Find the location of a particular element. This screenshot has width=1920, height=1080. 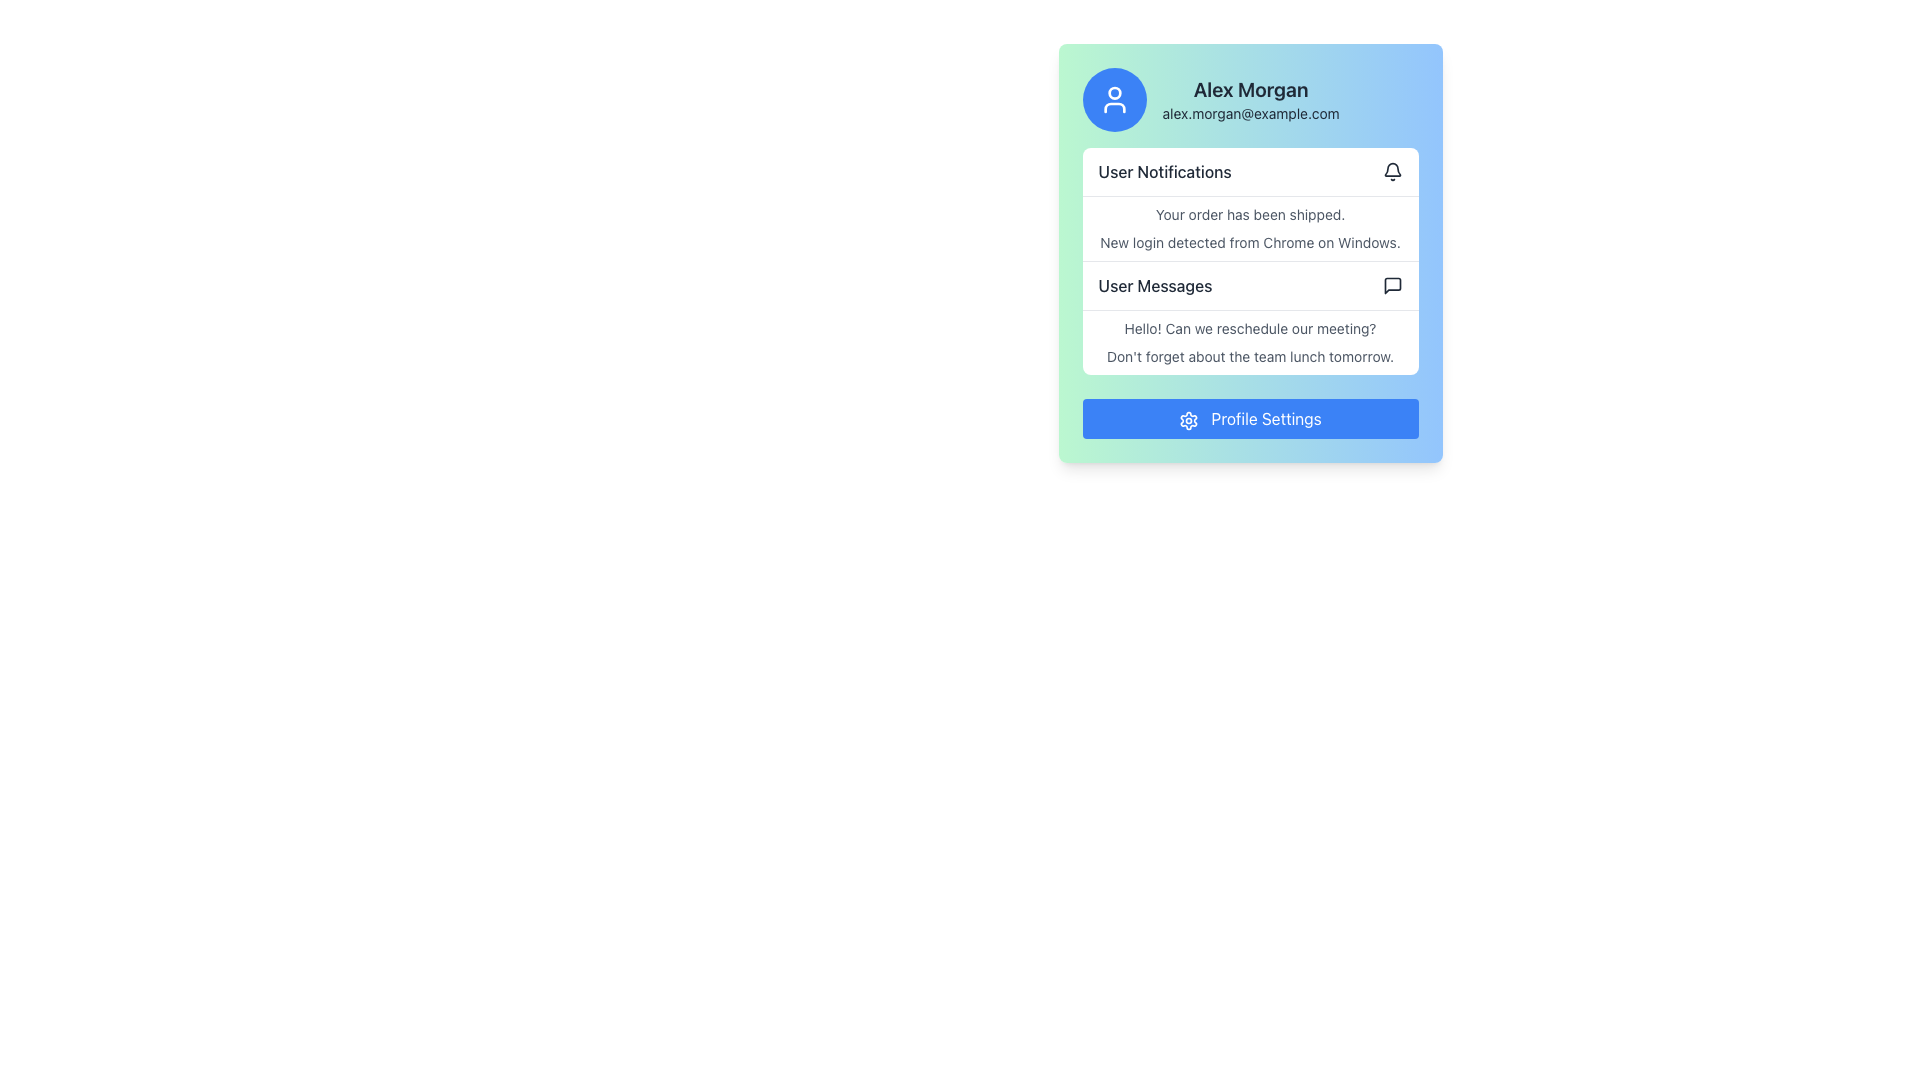

the static text field containing the messages 'Hello! Can we reschedule our meeting?' and 'Don't forget about the team lunch tomorrow.' located in the 'User Messages' section, directly beneath 'User Notifications.' is located at coordinates (1249, 341).